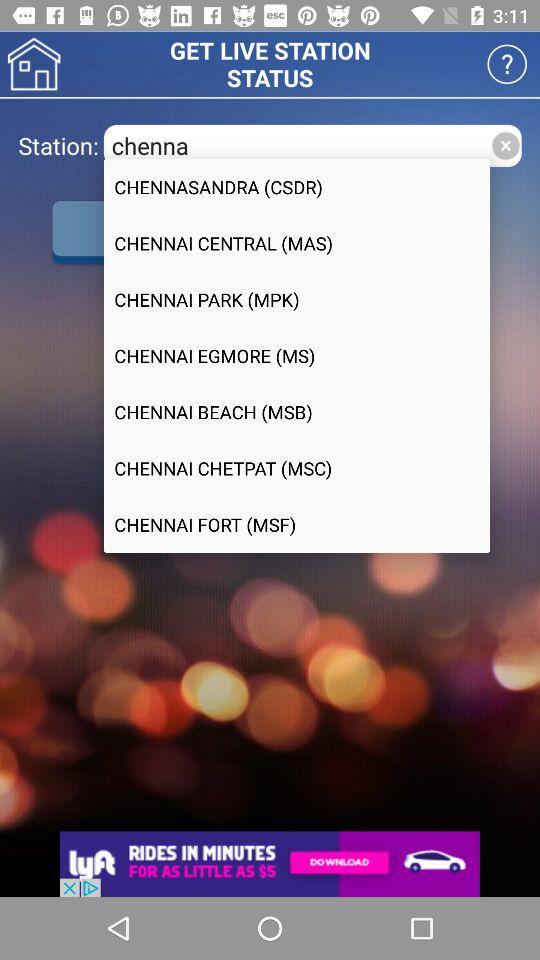  What do you see at coordinates (270, 863) in the screenshot?
I see `access advertising` at bounding box center [270, 863].